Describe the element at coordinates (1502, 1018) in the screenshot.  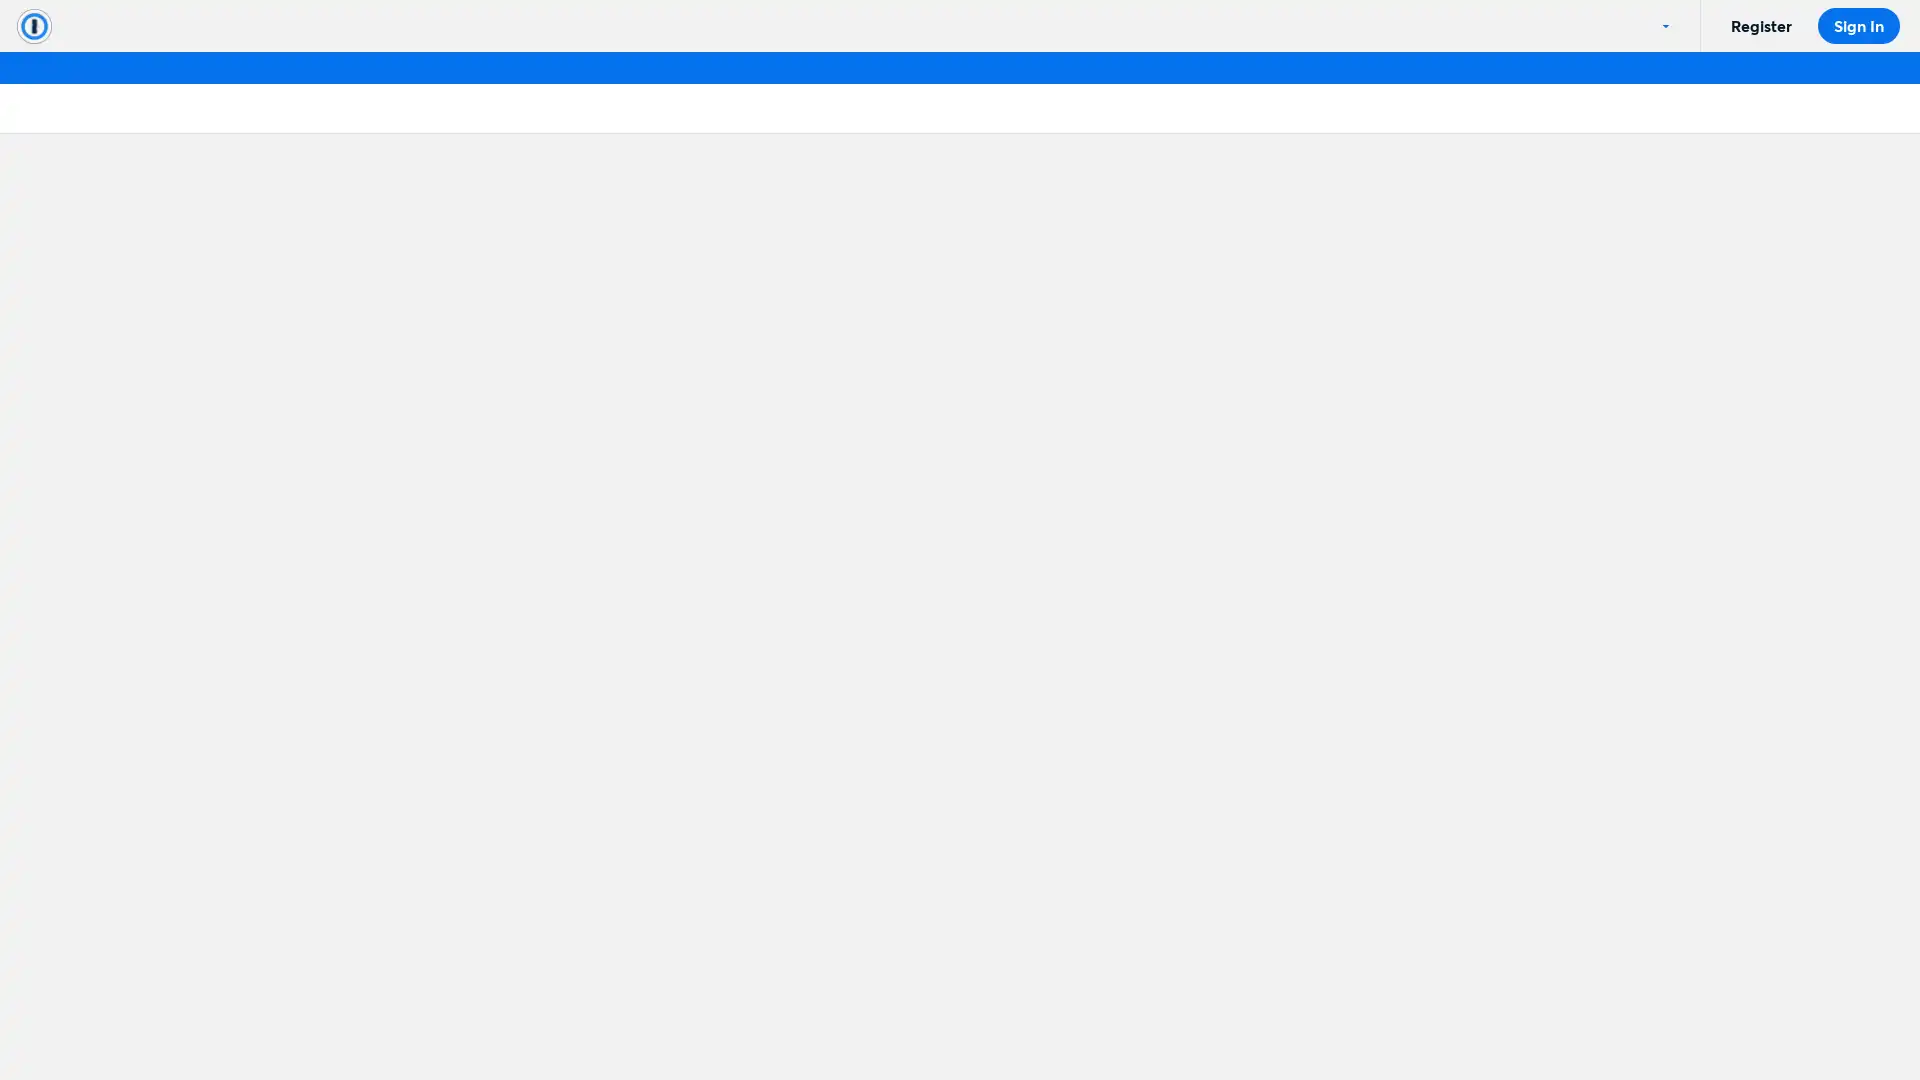
I see `Accept` at that location.